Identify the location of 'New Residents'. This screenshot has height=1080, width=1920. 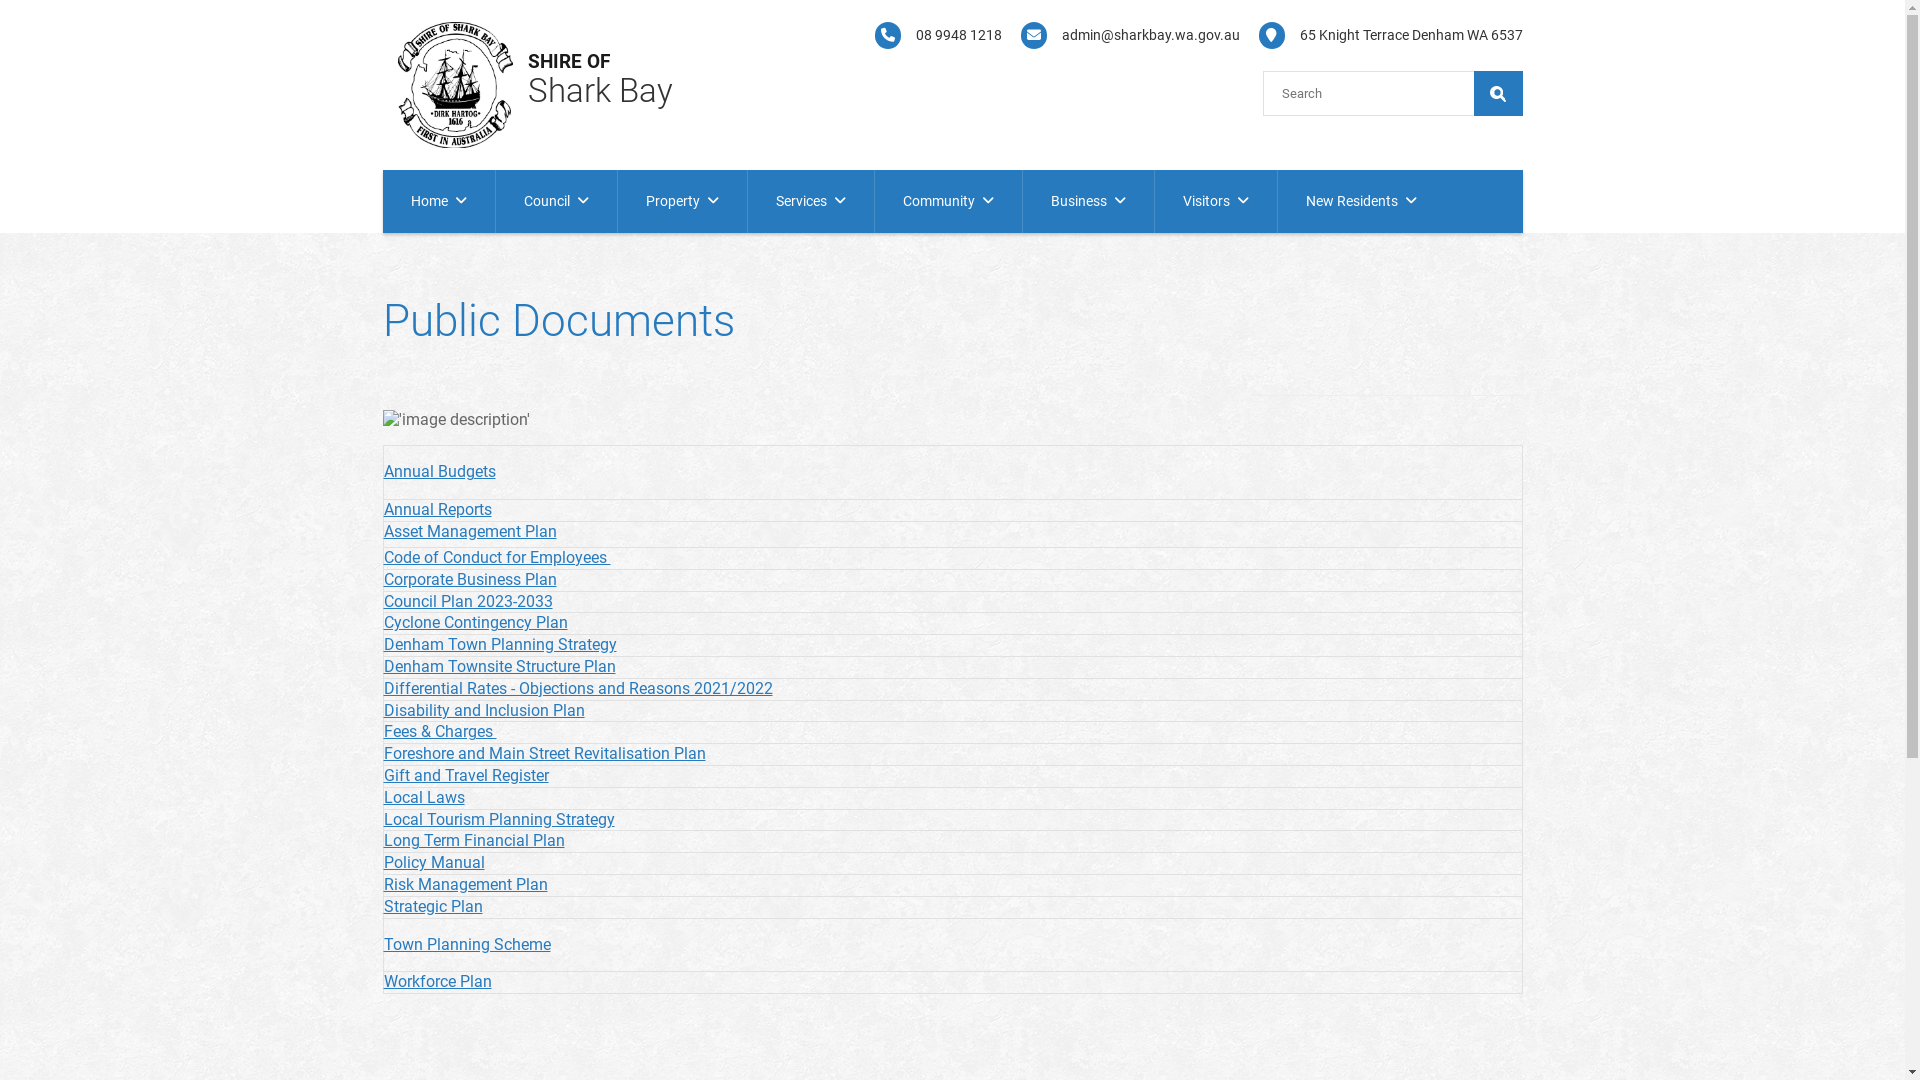
(1360, 201).